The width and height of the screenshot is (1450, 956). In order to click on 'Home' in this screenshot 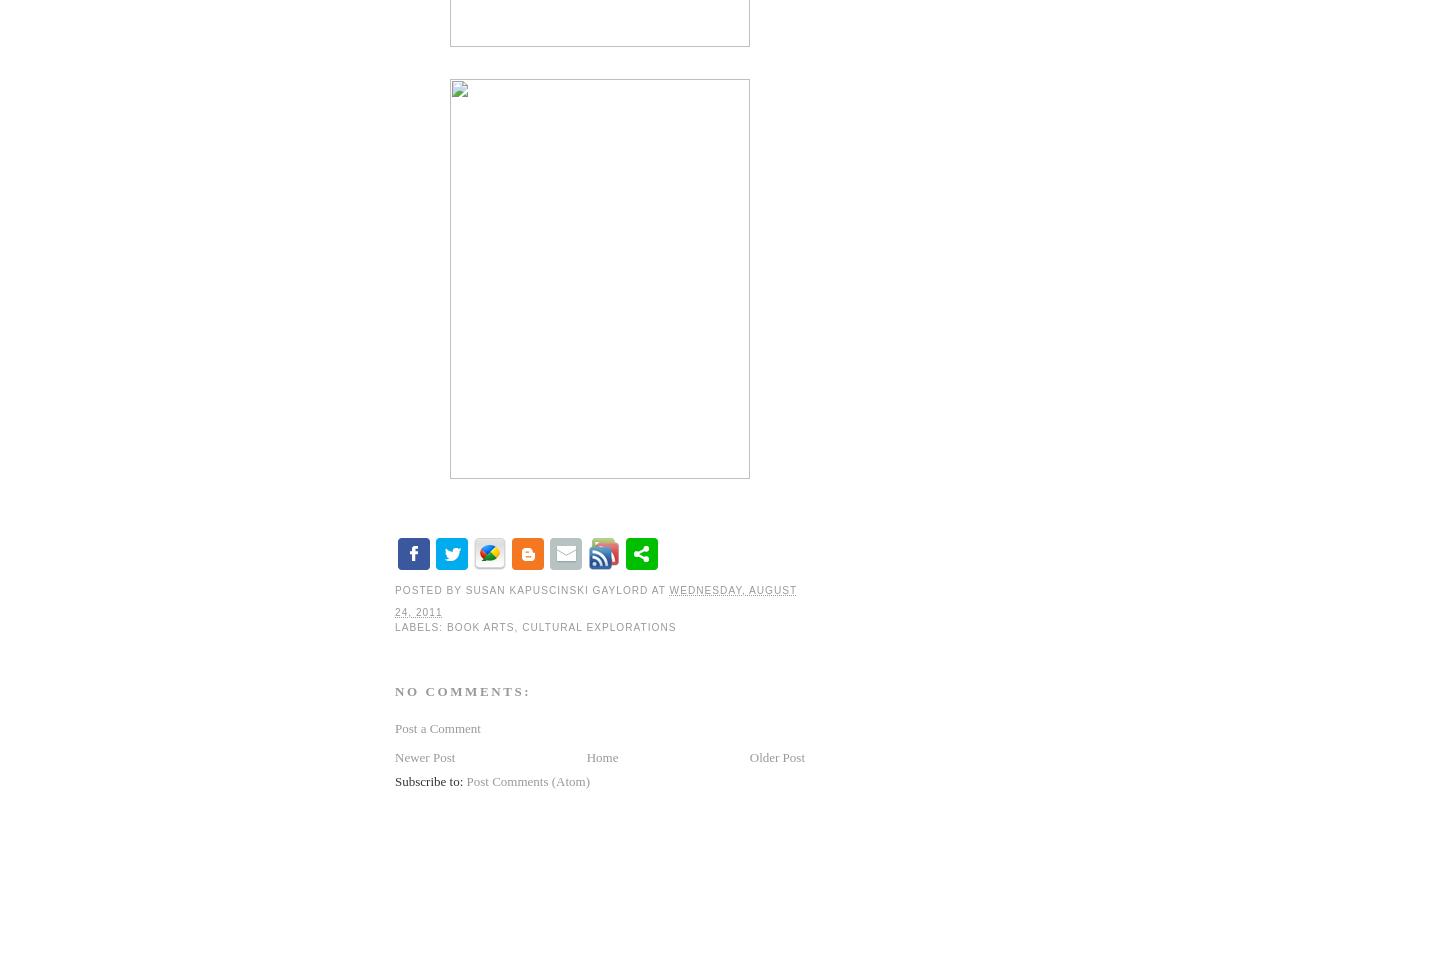, I will do `click(602, 755)`.